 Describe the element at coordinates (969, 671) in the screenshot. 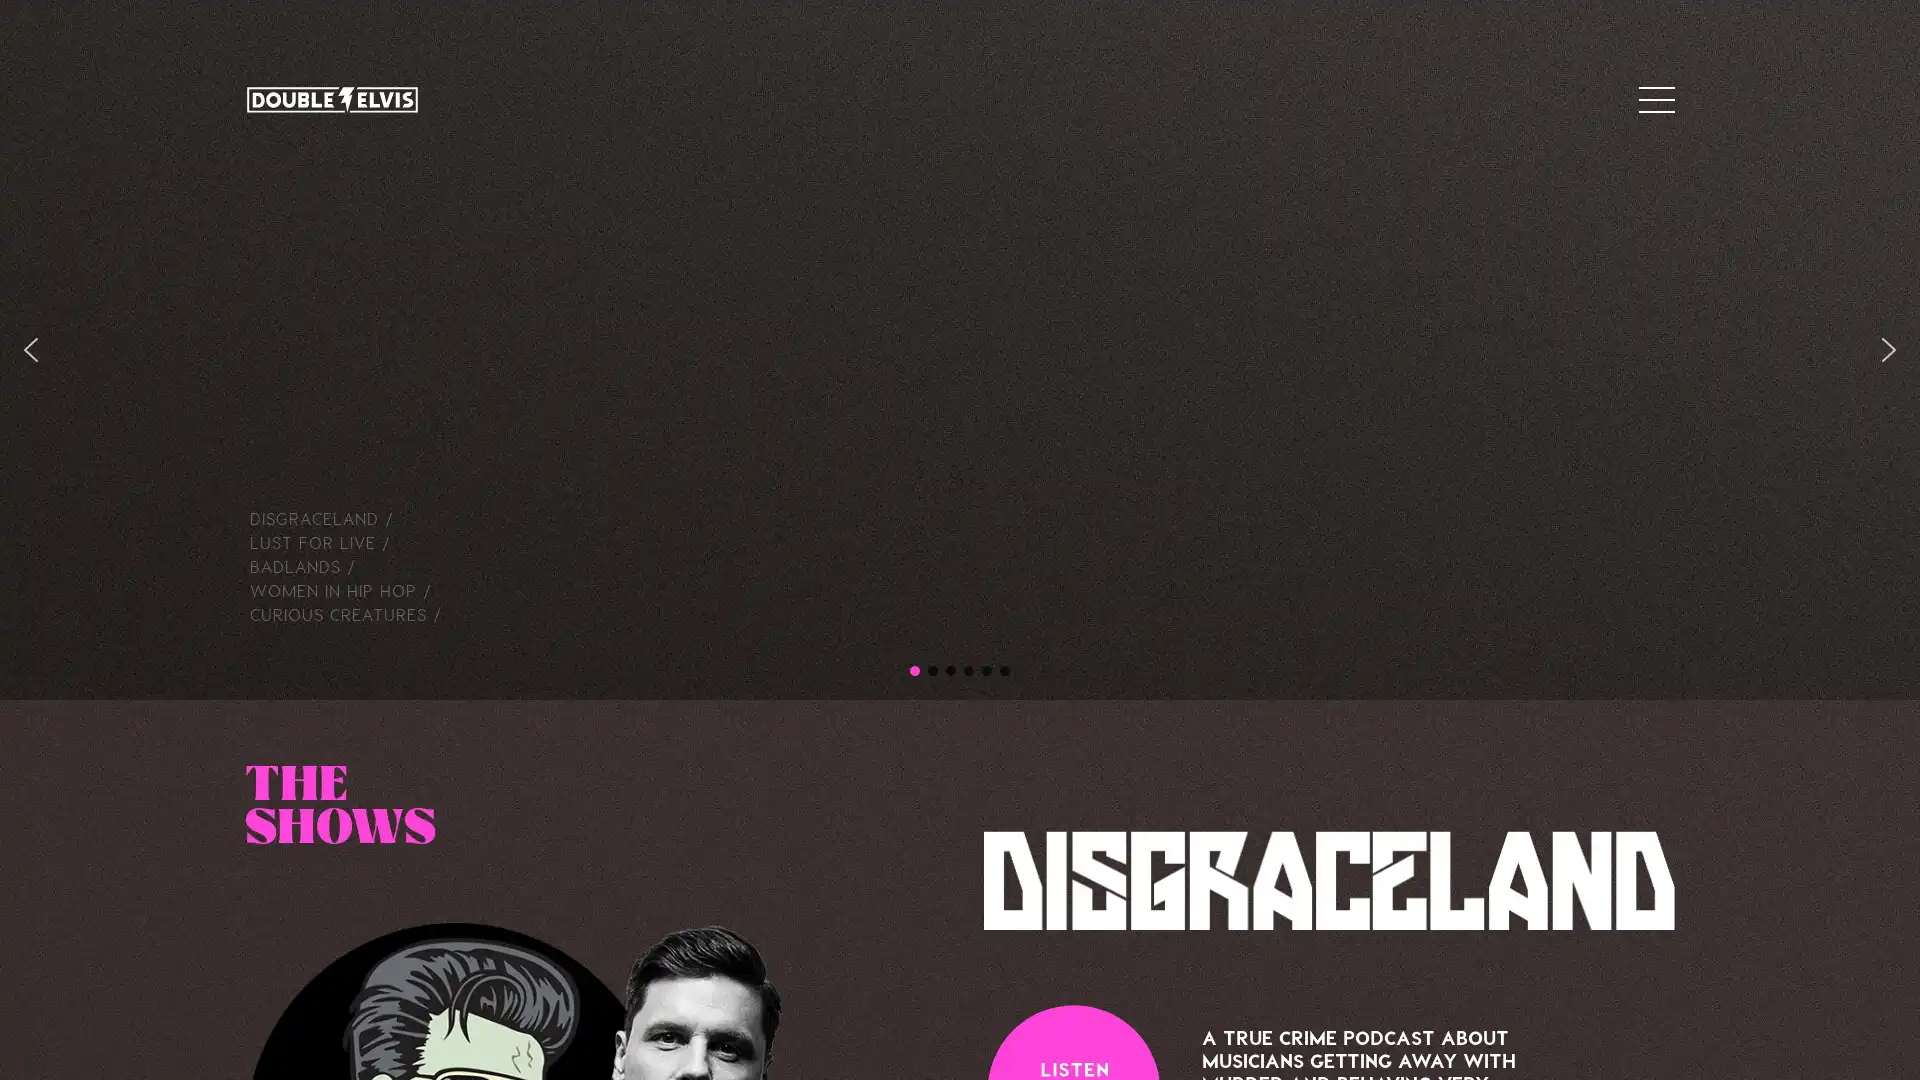

I see `Badlands hero` at that location.